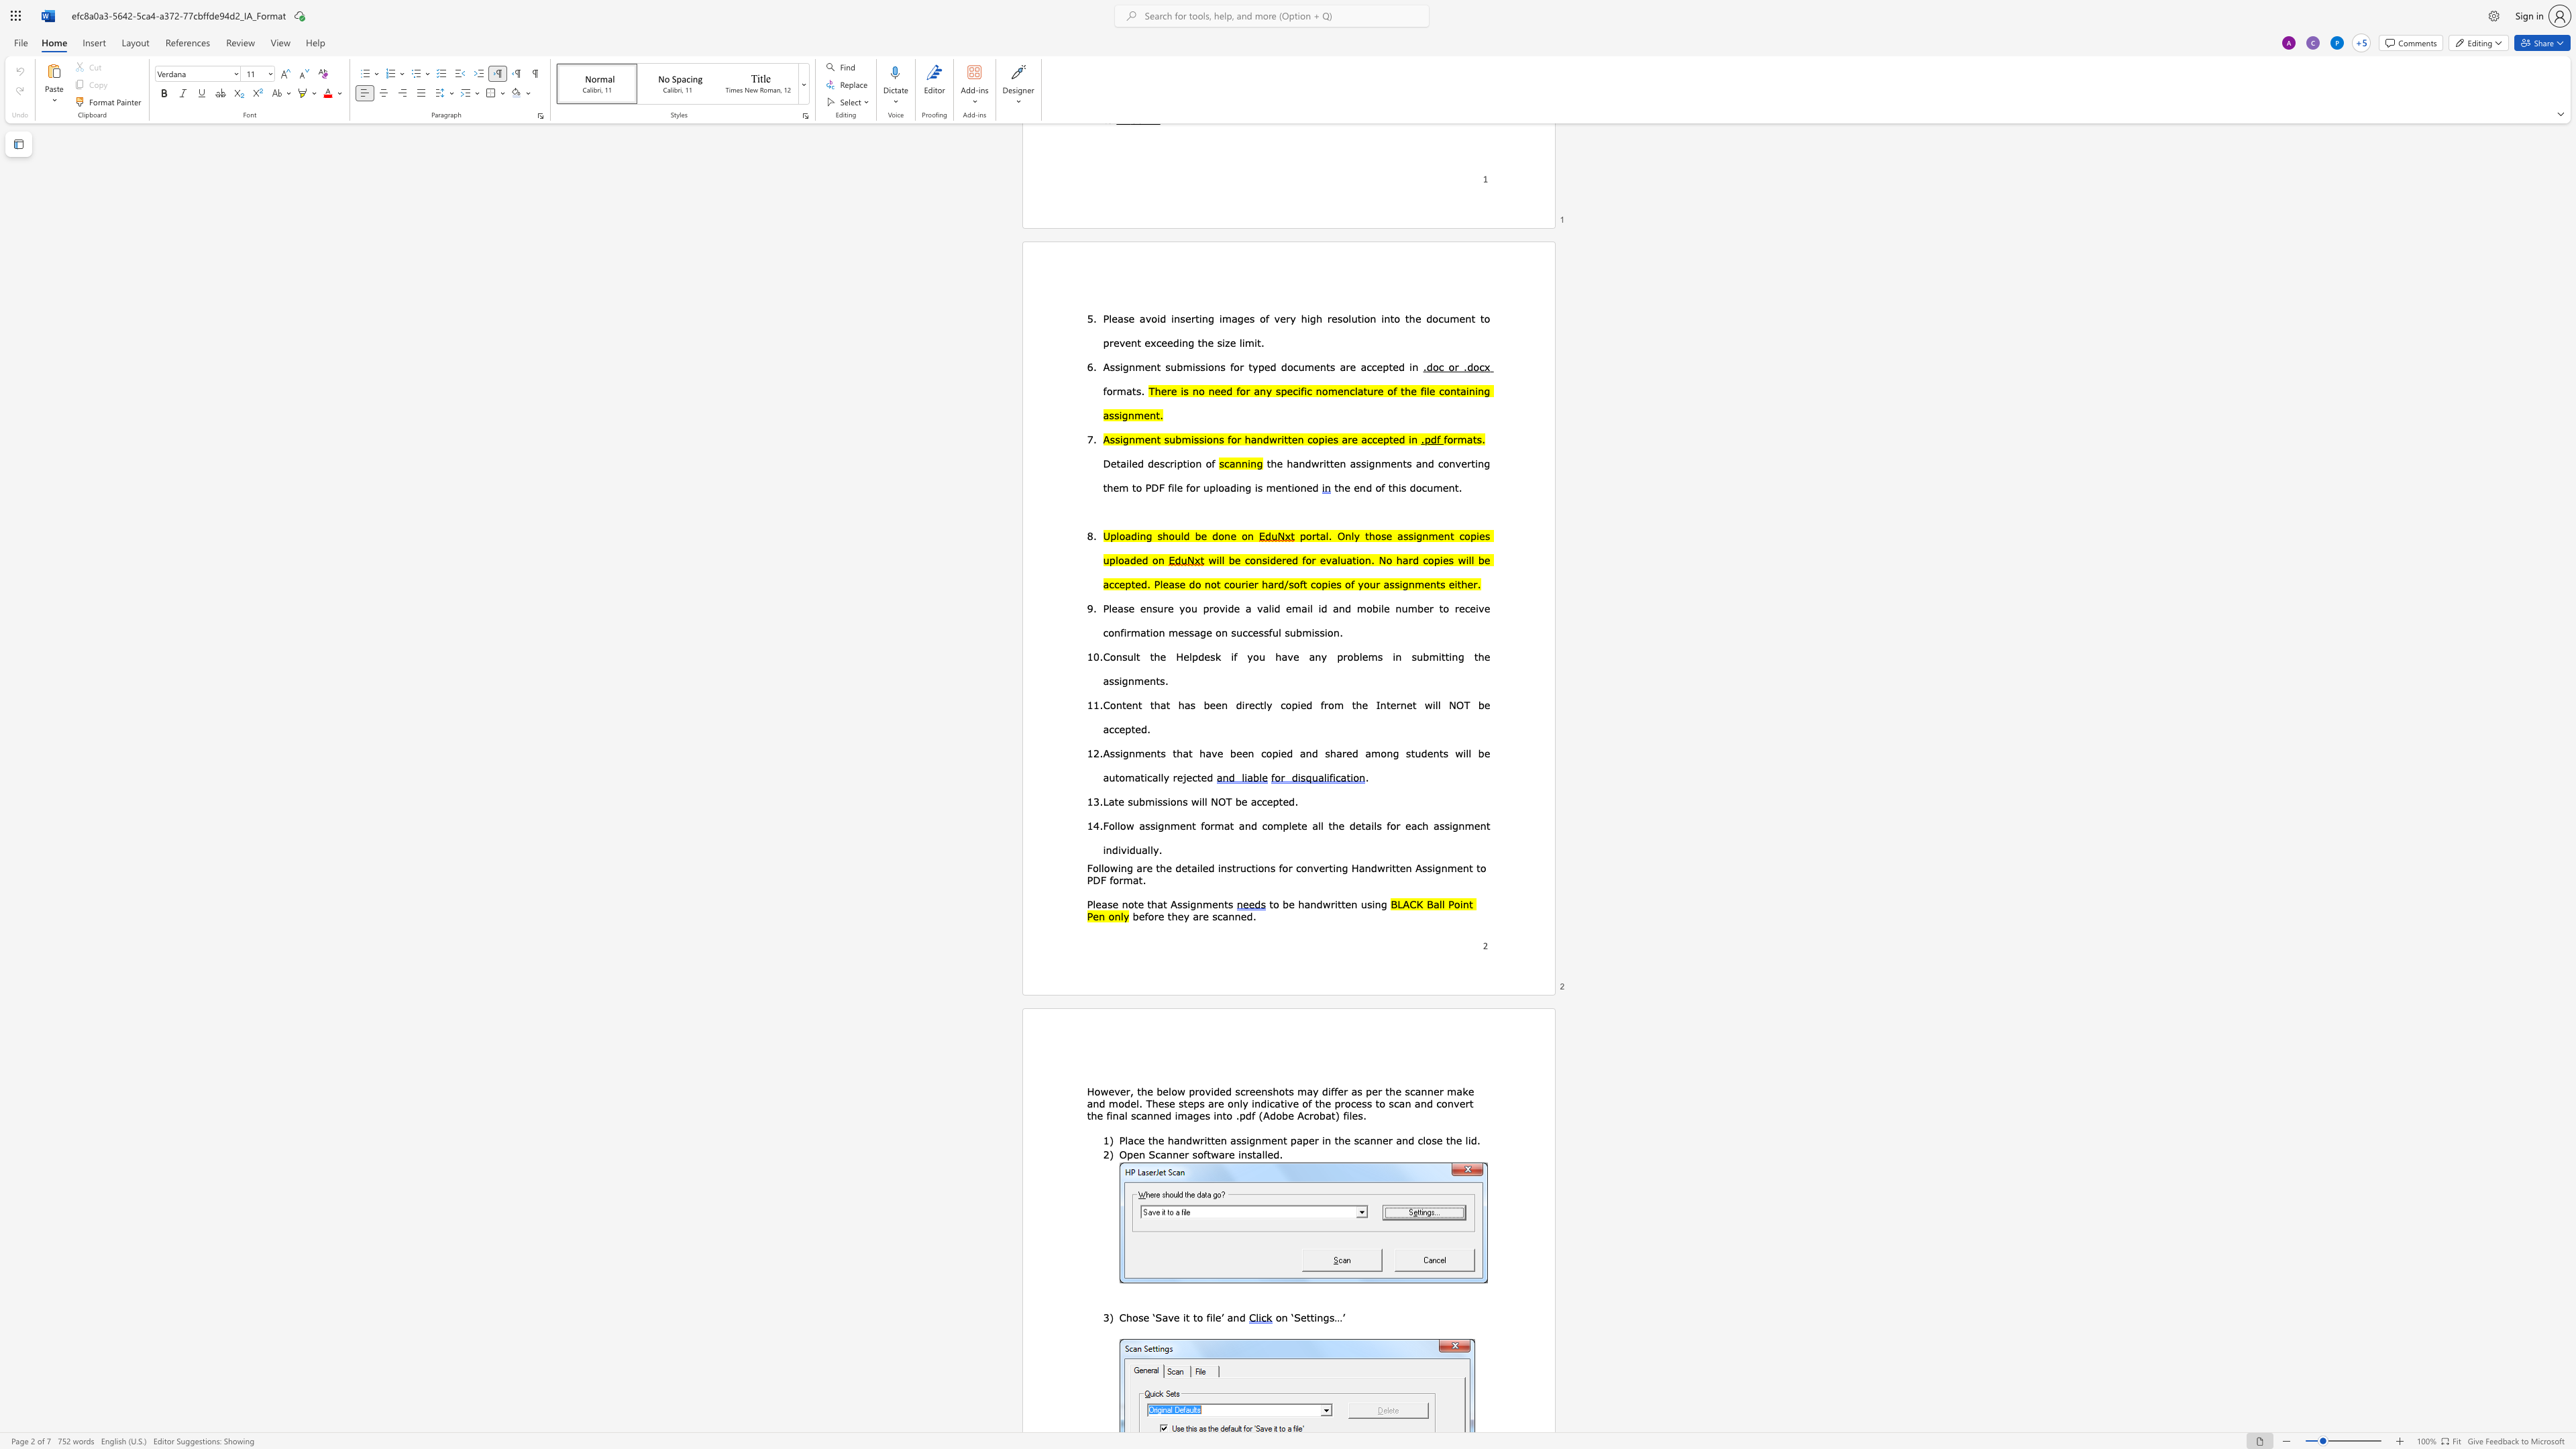 The width and height of the screenshot is (2576, 1449). What do you see at coordinates (1487, 752) in the screenshot?
I see `the 8th character "e" in the text` at bounding box center [1487, 752].